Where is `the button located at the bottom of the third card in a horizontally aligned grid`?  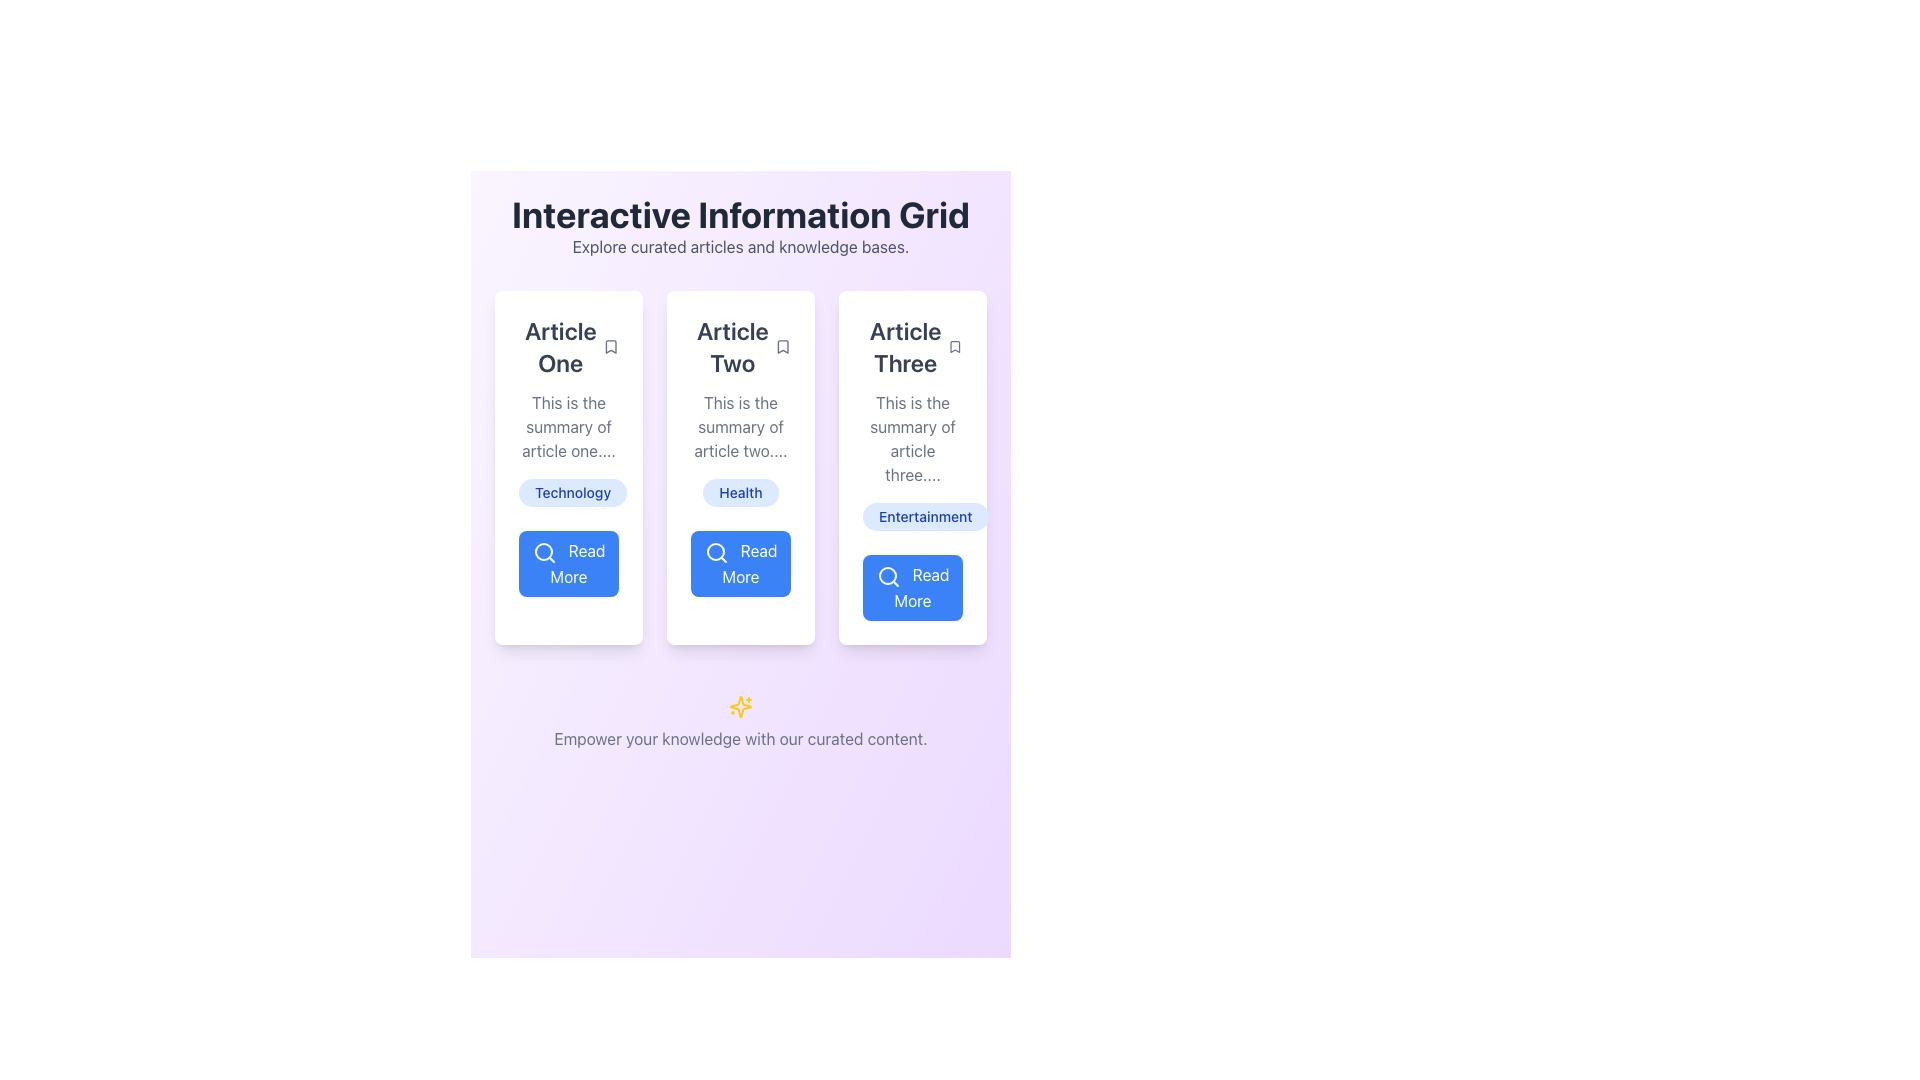 the button located at the bottom of the third card in a horizontally aligned grid is located at coordinates (911, 585).